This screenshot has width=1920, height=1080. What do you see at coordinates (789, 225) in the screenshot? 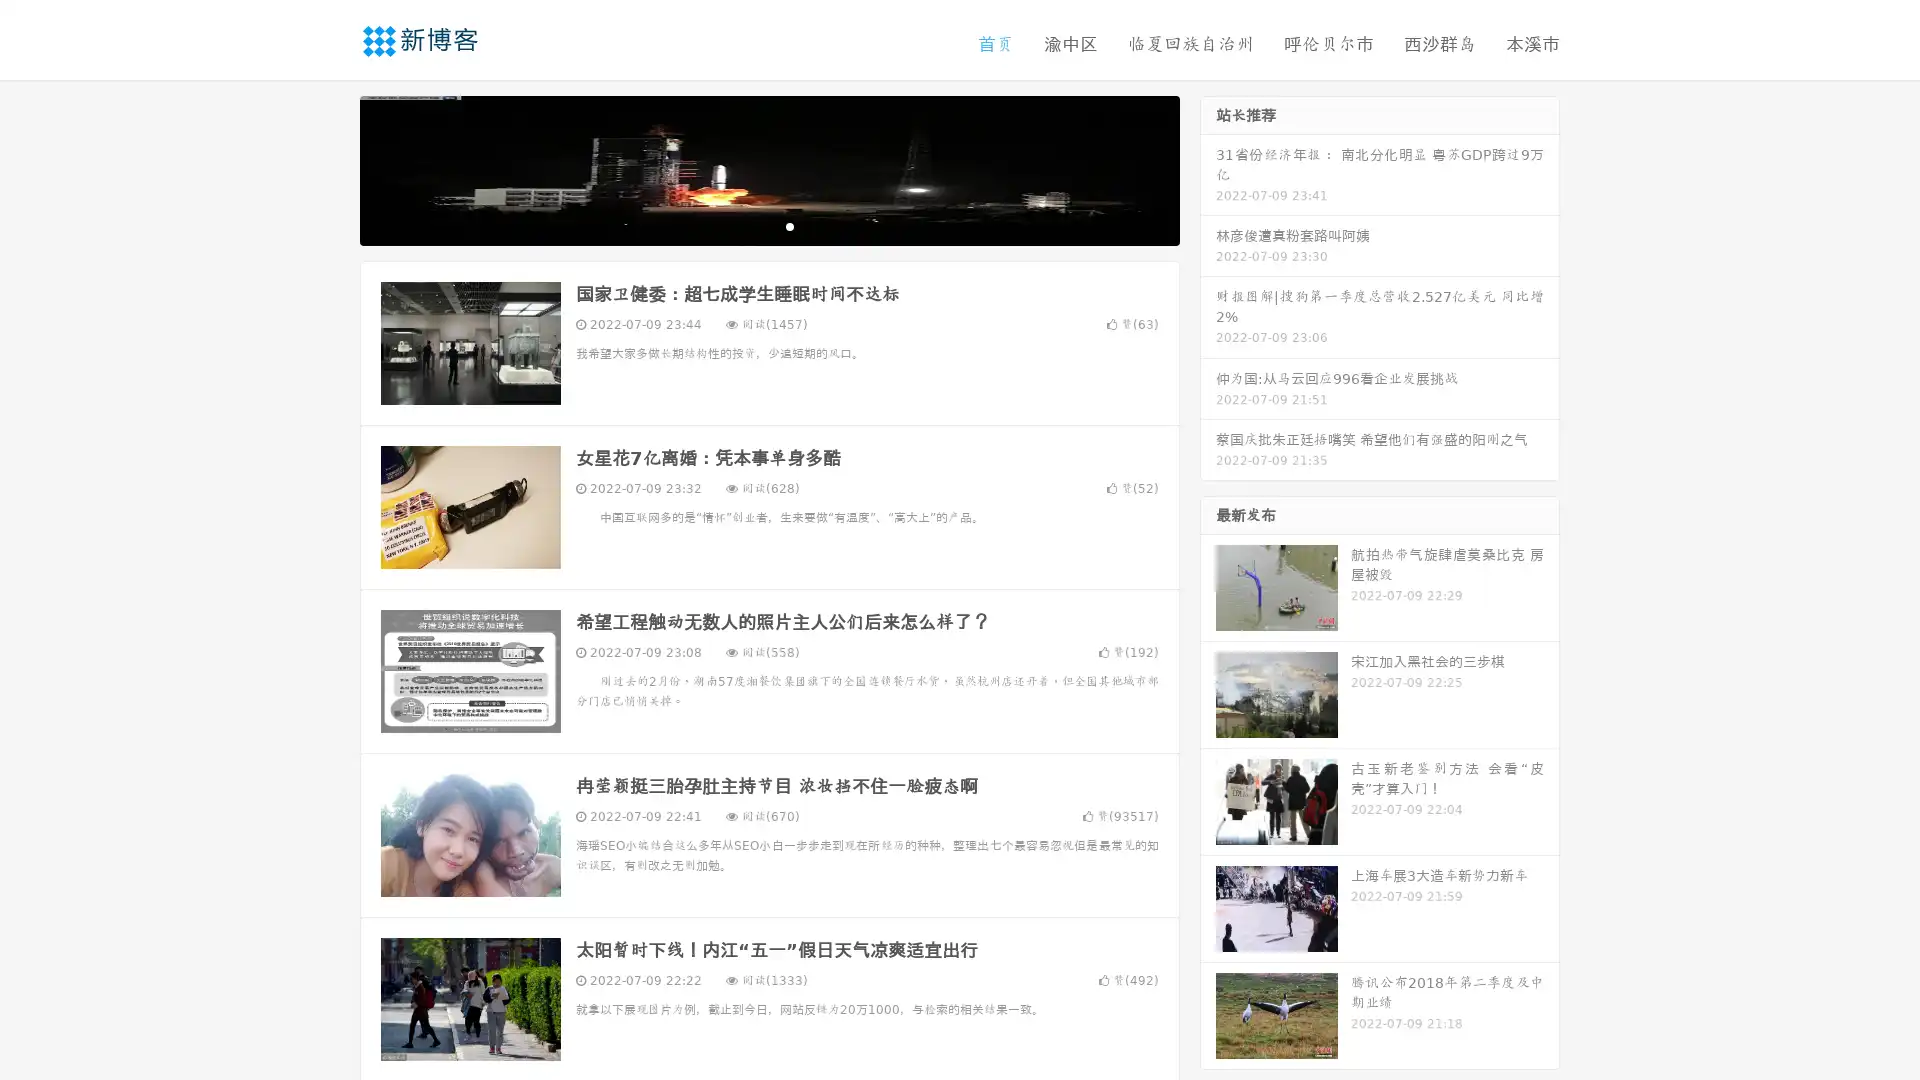
I see `Go to slide 3` at bounding box center [789, 225].